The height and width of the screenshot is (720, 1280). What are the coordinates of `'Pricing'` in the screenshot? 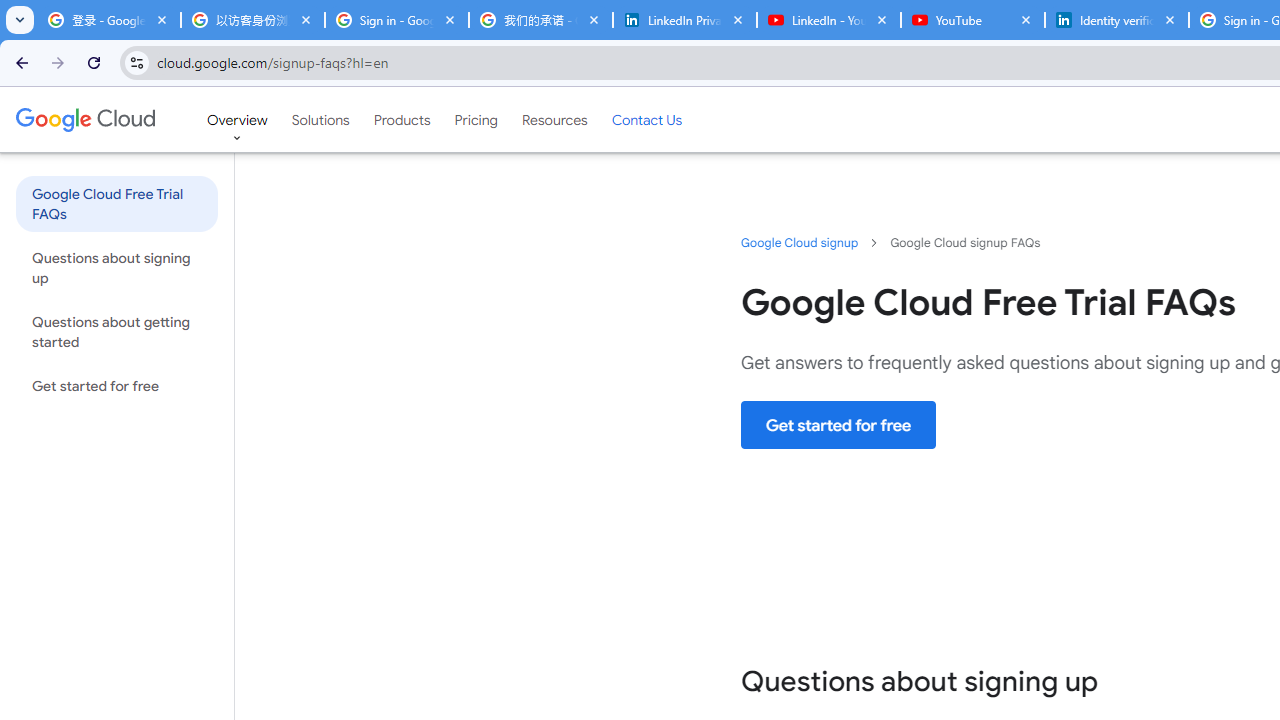 It's located at (475, 119).